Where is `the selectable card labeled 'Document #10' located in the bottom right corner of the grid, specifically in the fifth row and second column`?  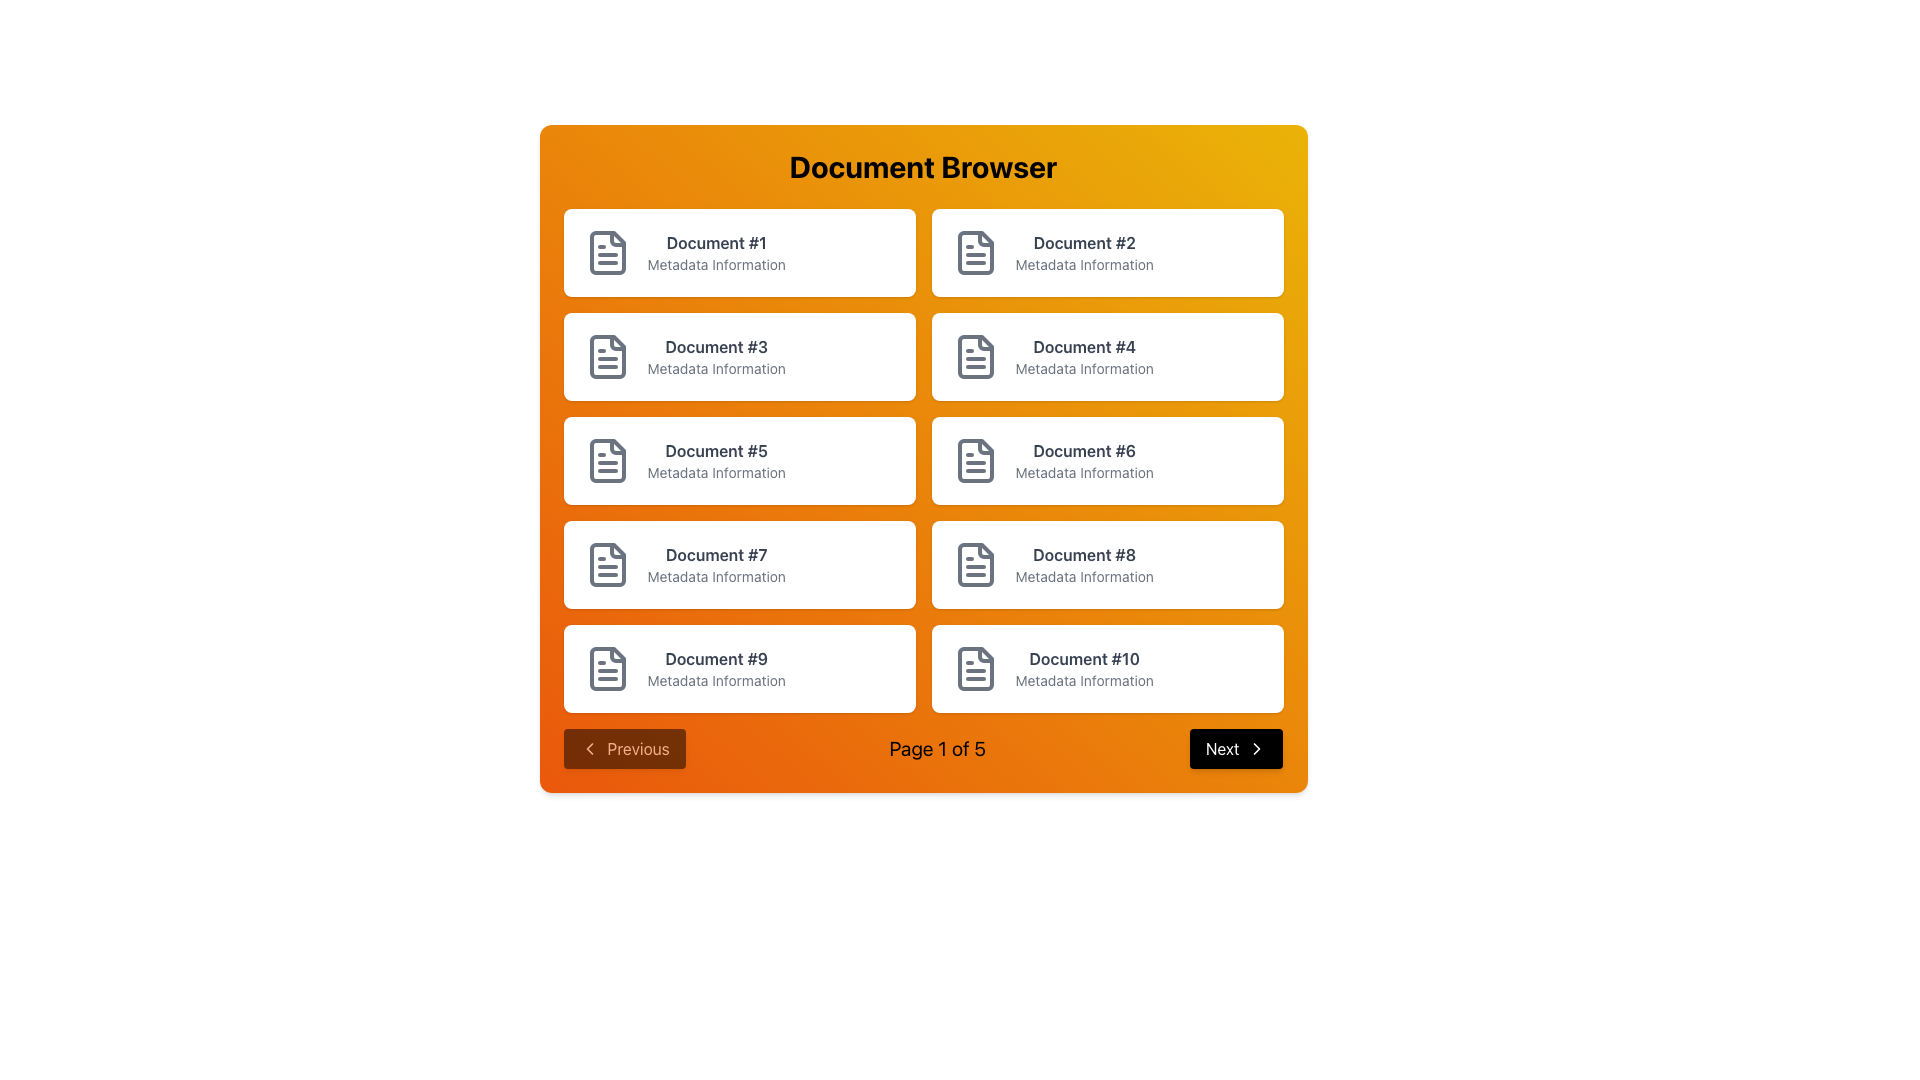 the selectable card labeled 'Document #10' located in the bottom right corner of the grid, specifically in the fifth row and second column is located at coordinates (1106, 668).